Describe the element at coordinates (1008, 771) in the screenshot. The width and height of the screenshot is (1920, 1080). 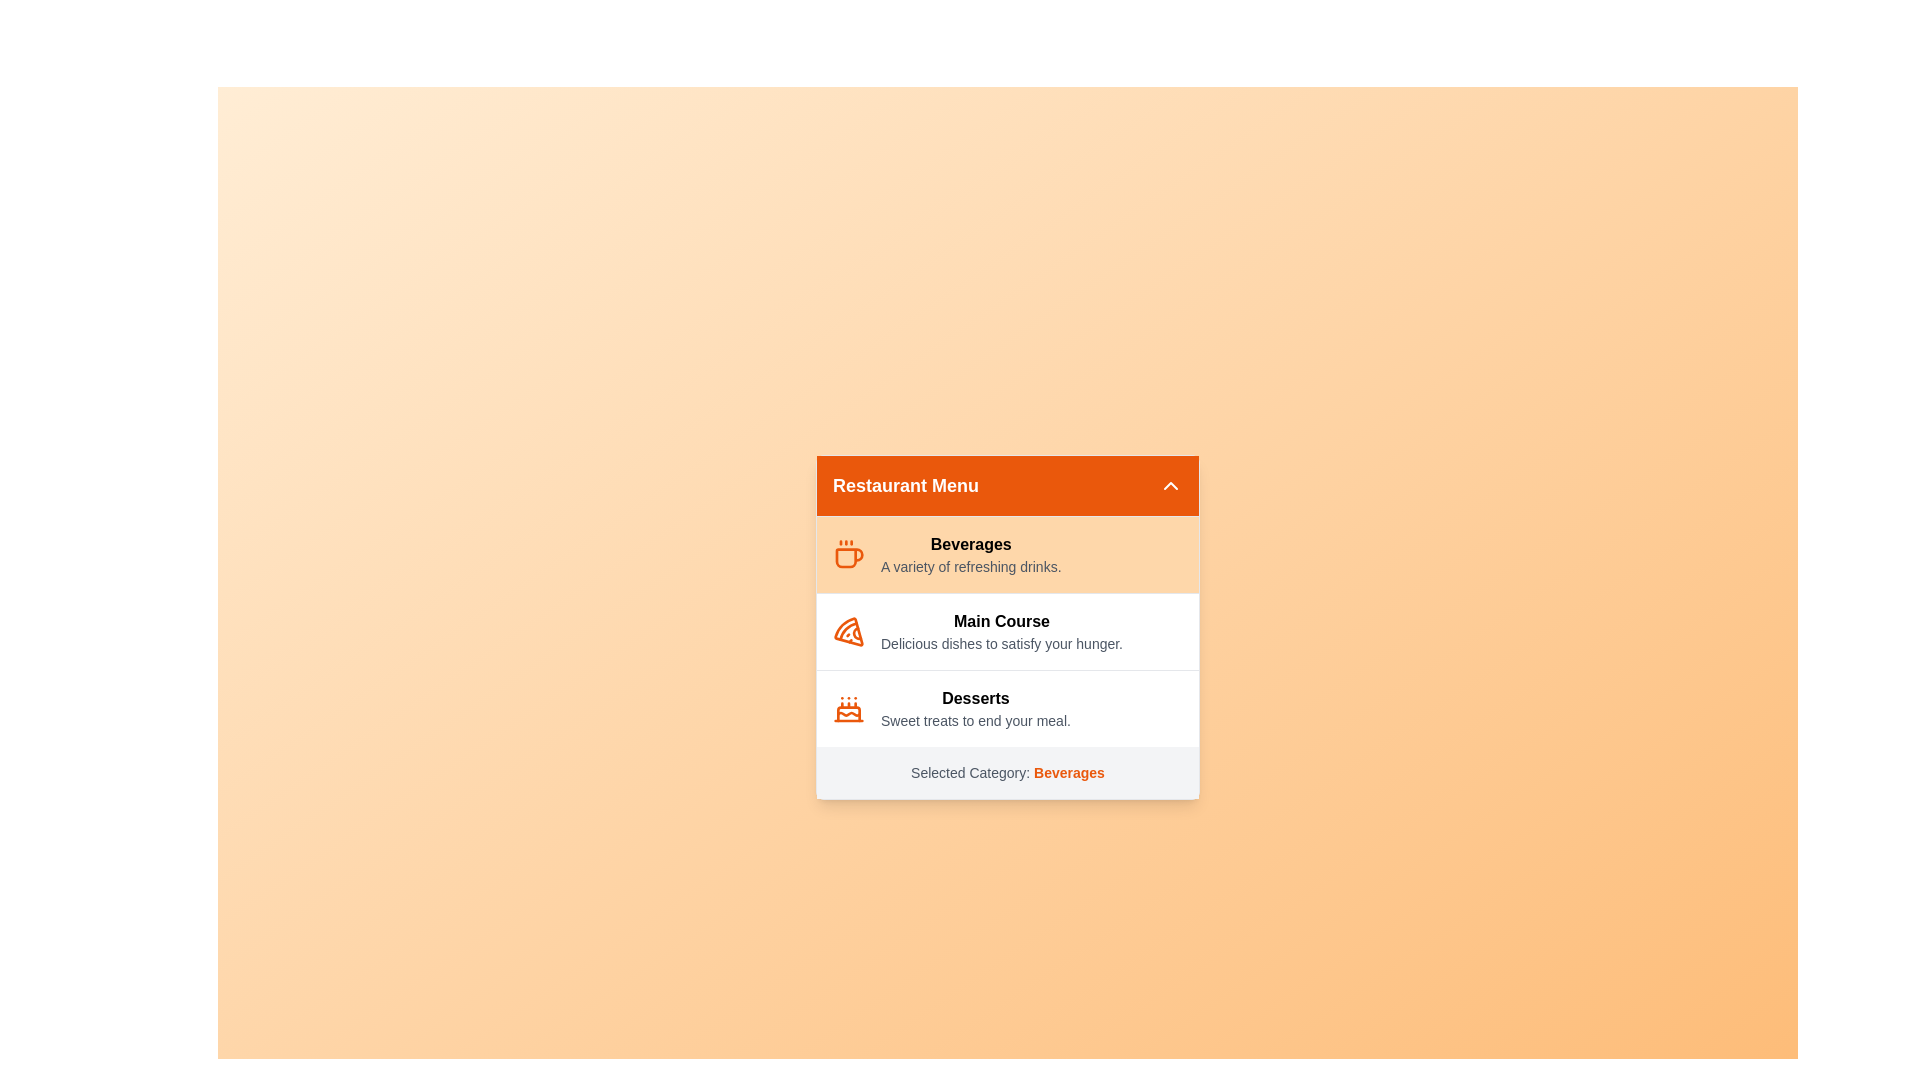
I see `the text 'Selected Category: Beverages' at the bottom of the menu` at that location.